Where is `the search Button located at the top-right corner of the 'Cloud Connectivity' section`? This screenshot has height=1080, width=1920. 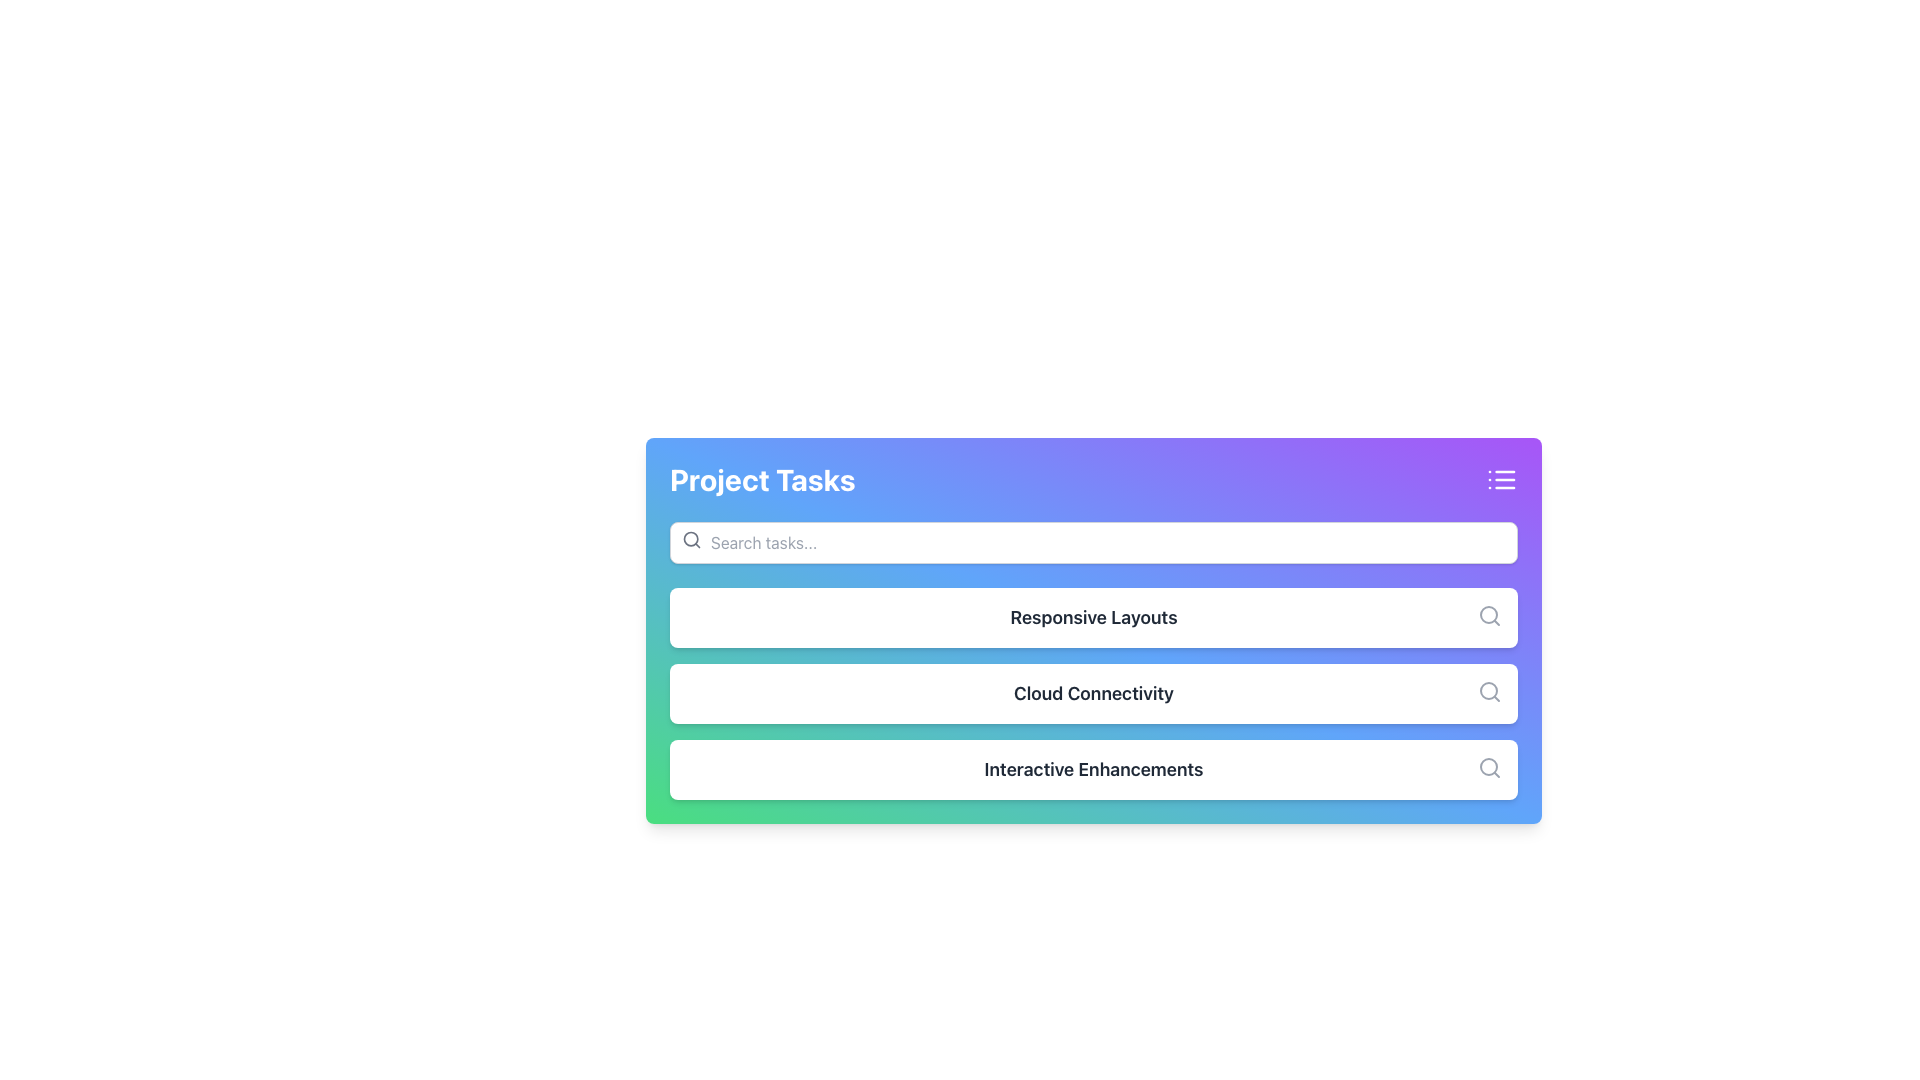 the search Button located at the top-right corner of the 'Cloud Connectivity' section is located at coordinates (1489, 690).